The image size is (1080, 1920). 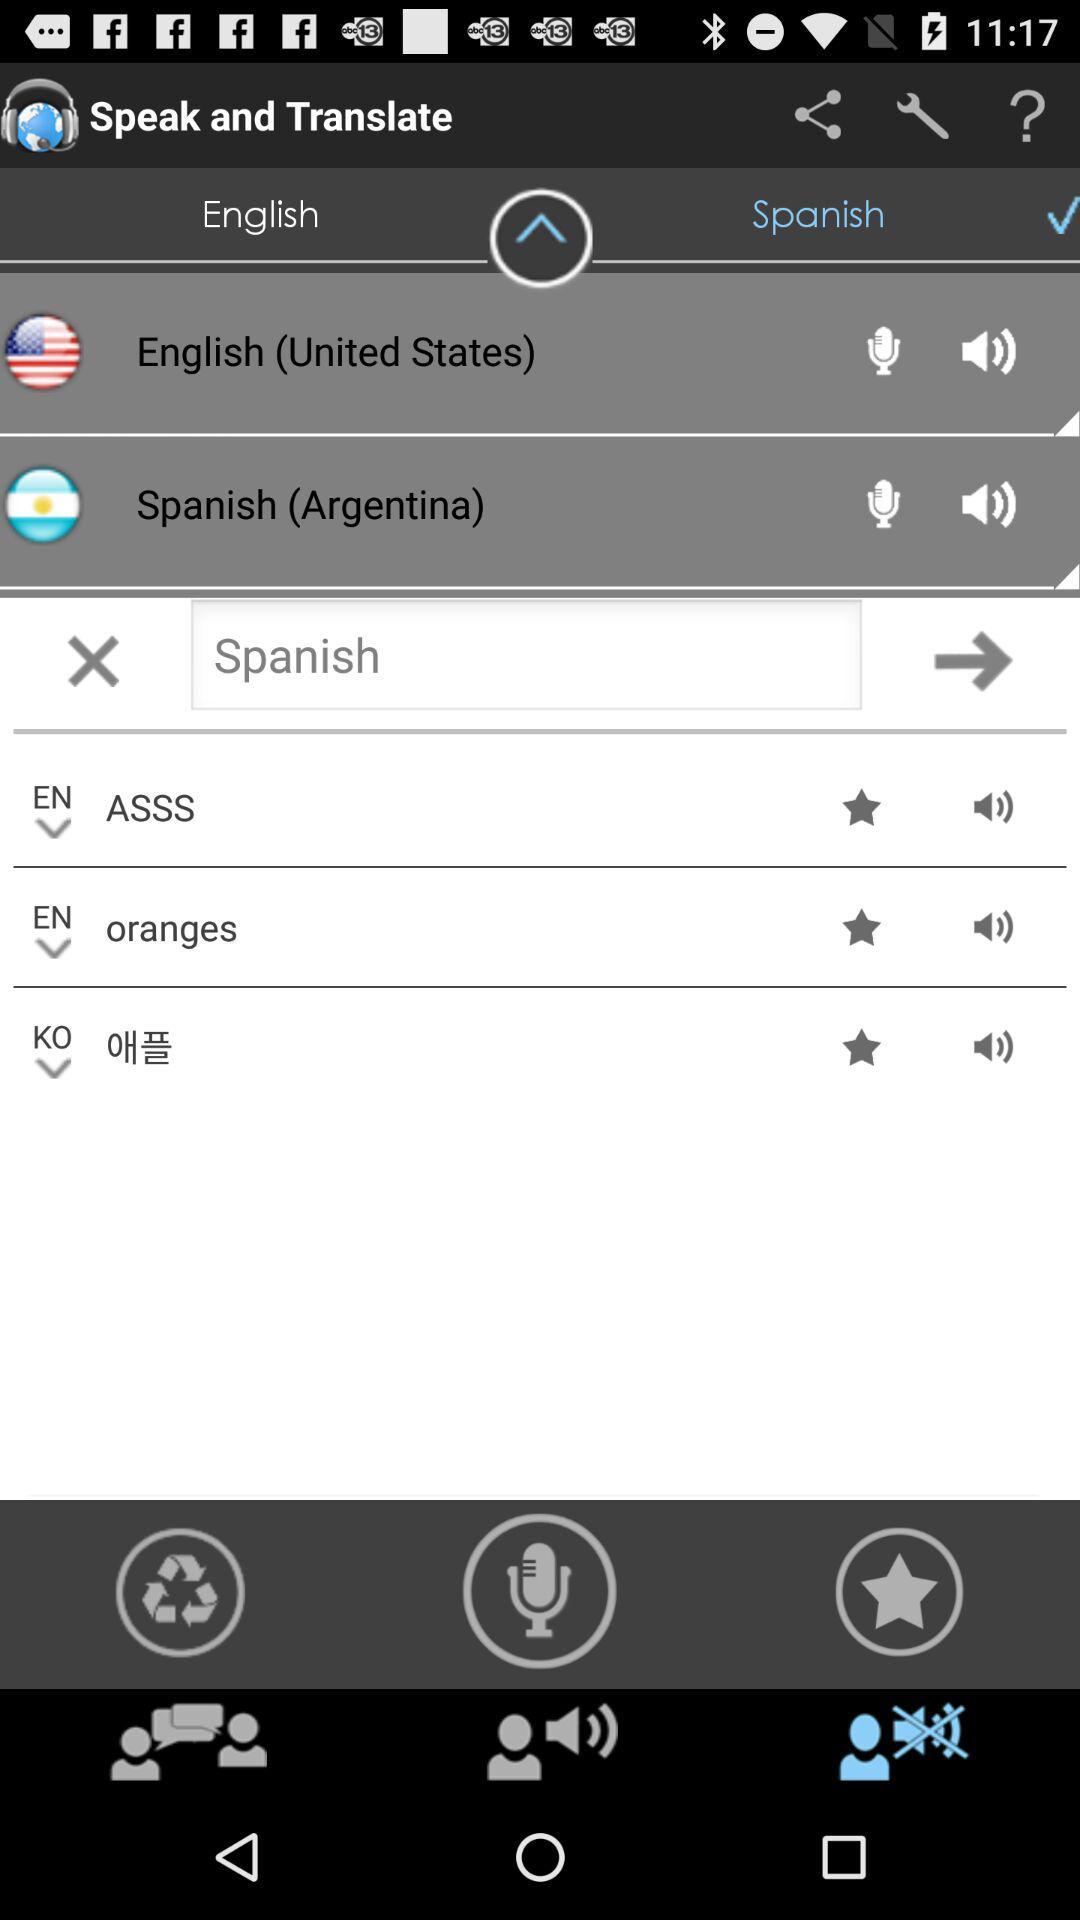 What do you see at coordinates (525, 660) in the screenshot?
I see `previous` at bounding box center [525, 660].